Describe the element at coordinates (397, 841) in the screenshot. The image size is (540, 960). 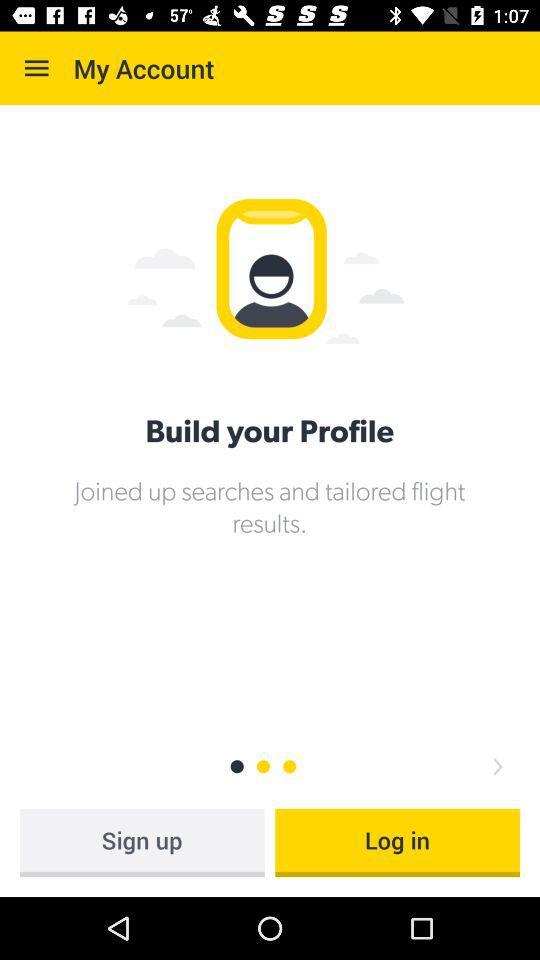
I see `log in item` at that location.